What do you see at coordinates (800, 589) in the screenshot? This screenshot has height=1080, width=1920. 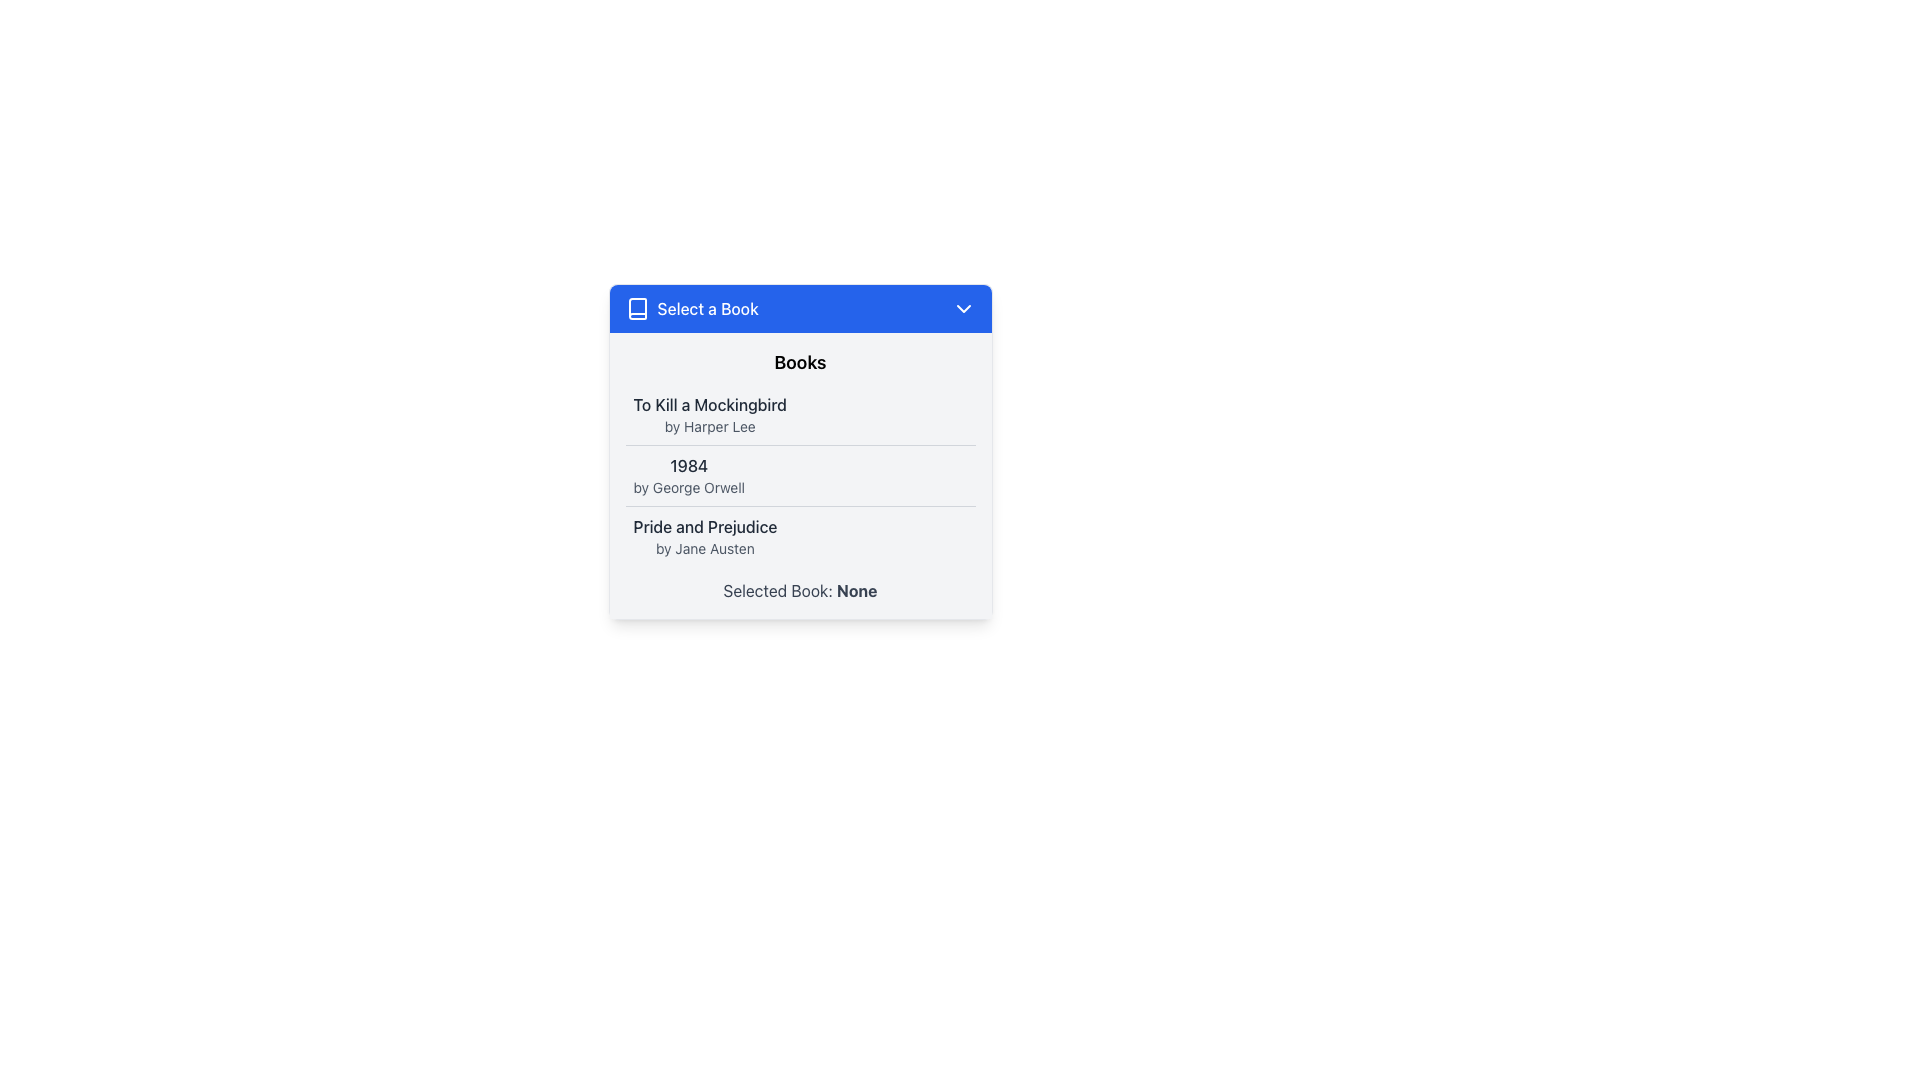 I see `text content of the Text Label indicating the currently selected book, which currently displays 'None'` at bounding box center [800, 589].